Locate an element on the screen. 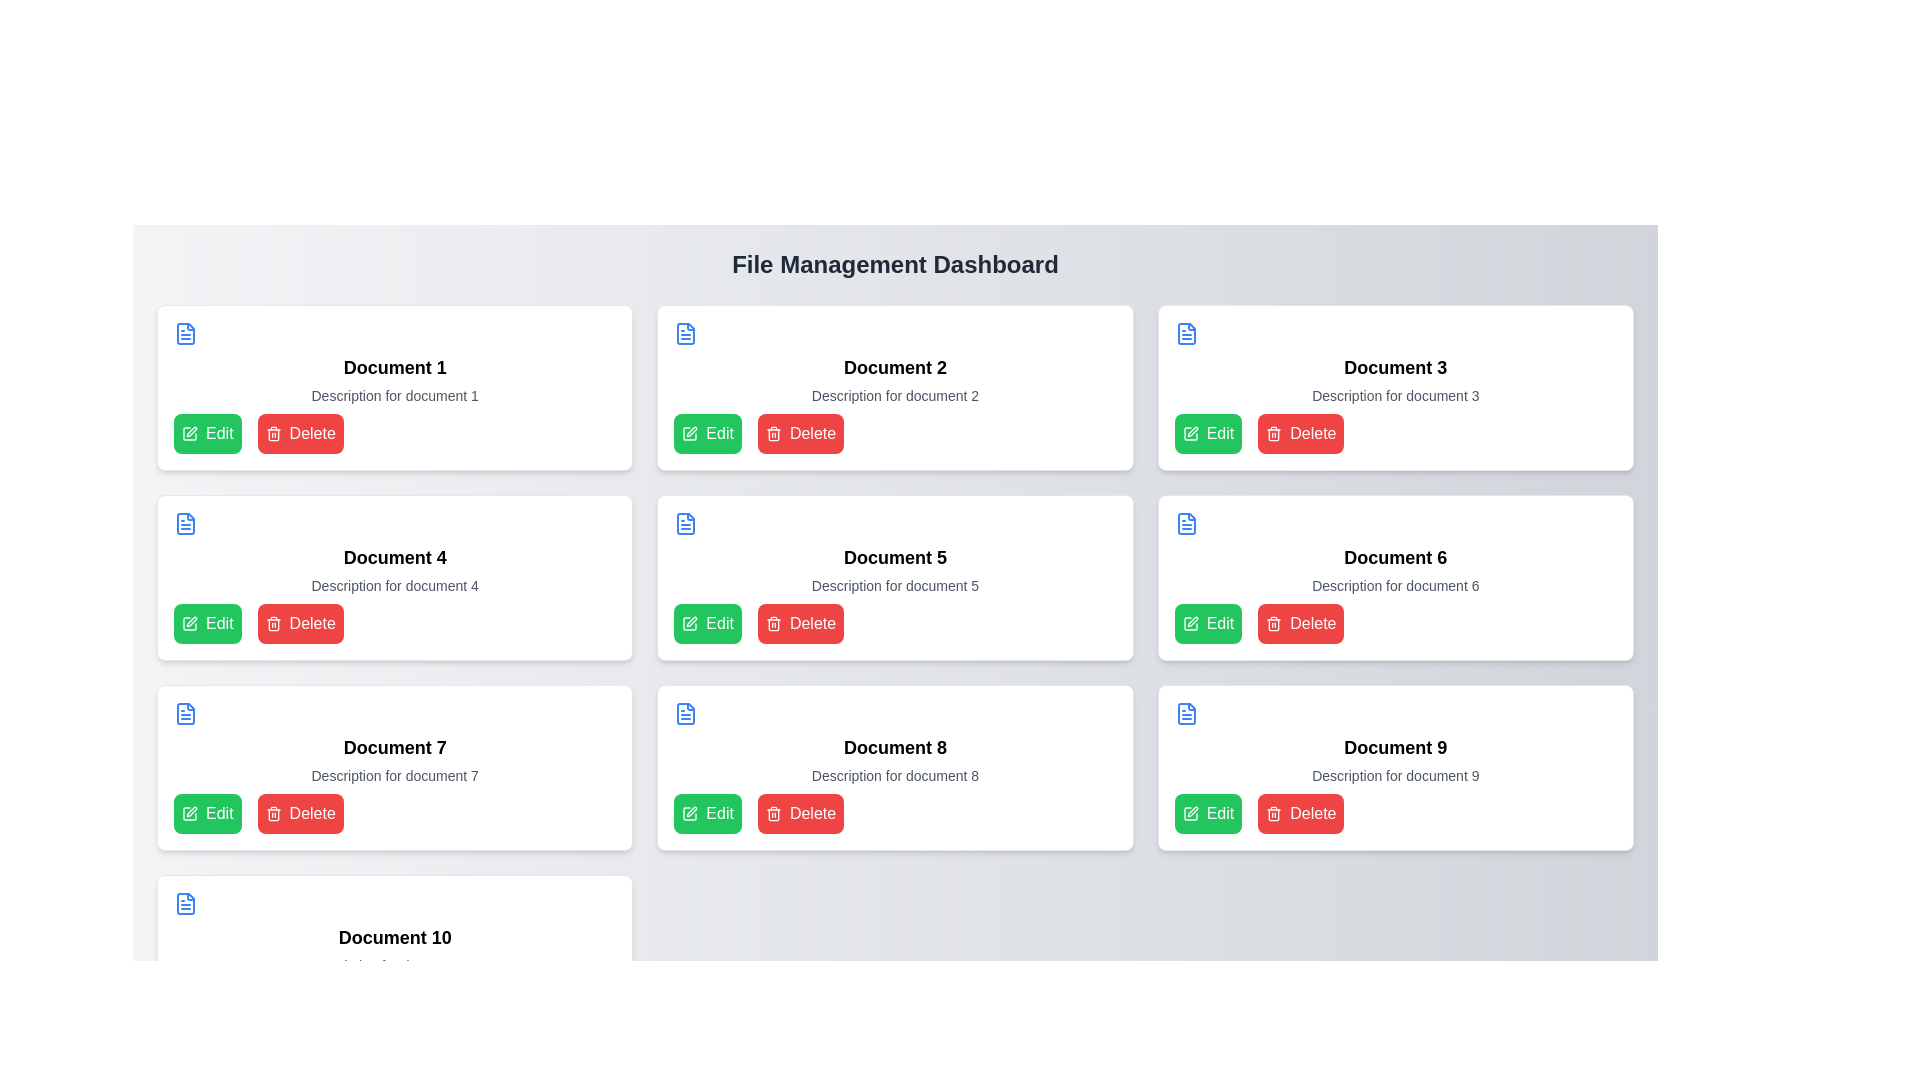 This screenshot has width=1920, height=1080. the leftmost button in the pair within the card labeled 'Document 6' is located at coordinates (1207, 623).